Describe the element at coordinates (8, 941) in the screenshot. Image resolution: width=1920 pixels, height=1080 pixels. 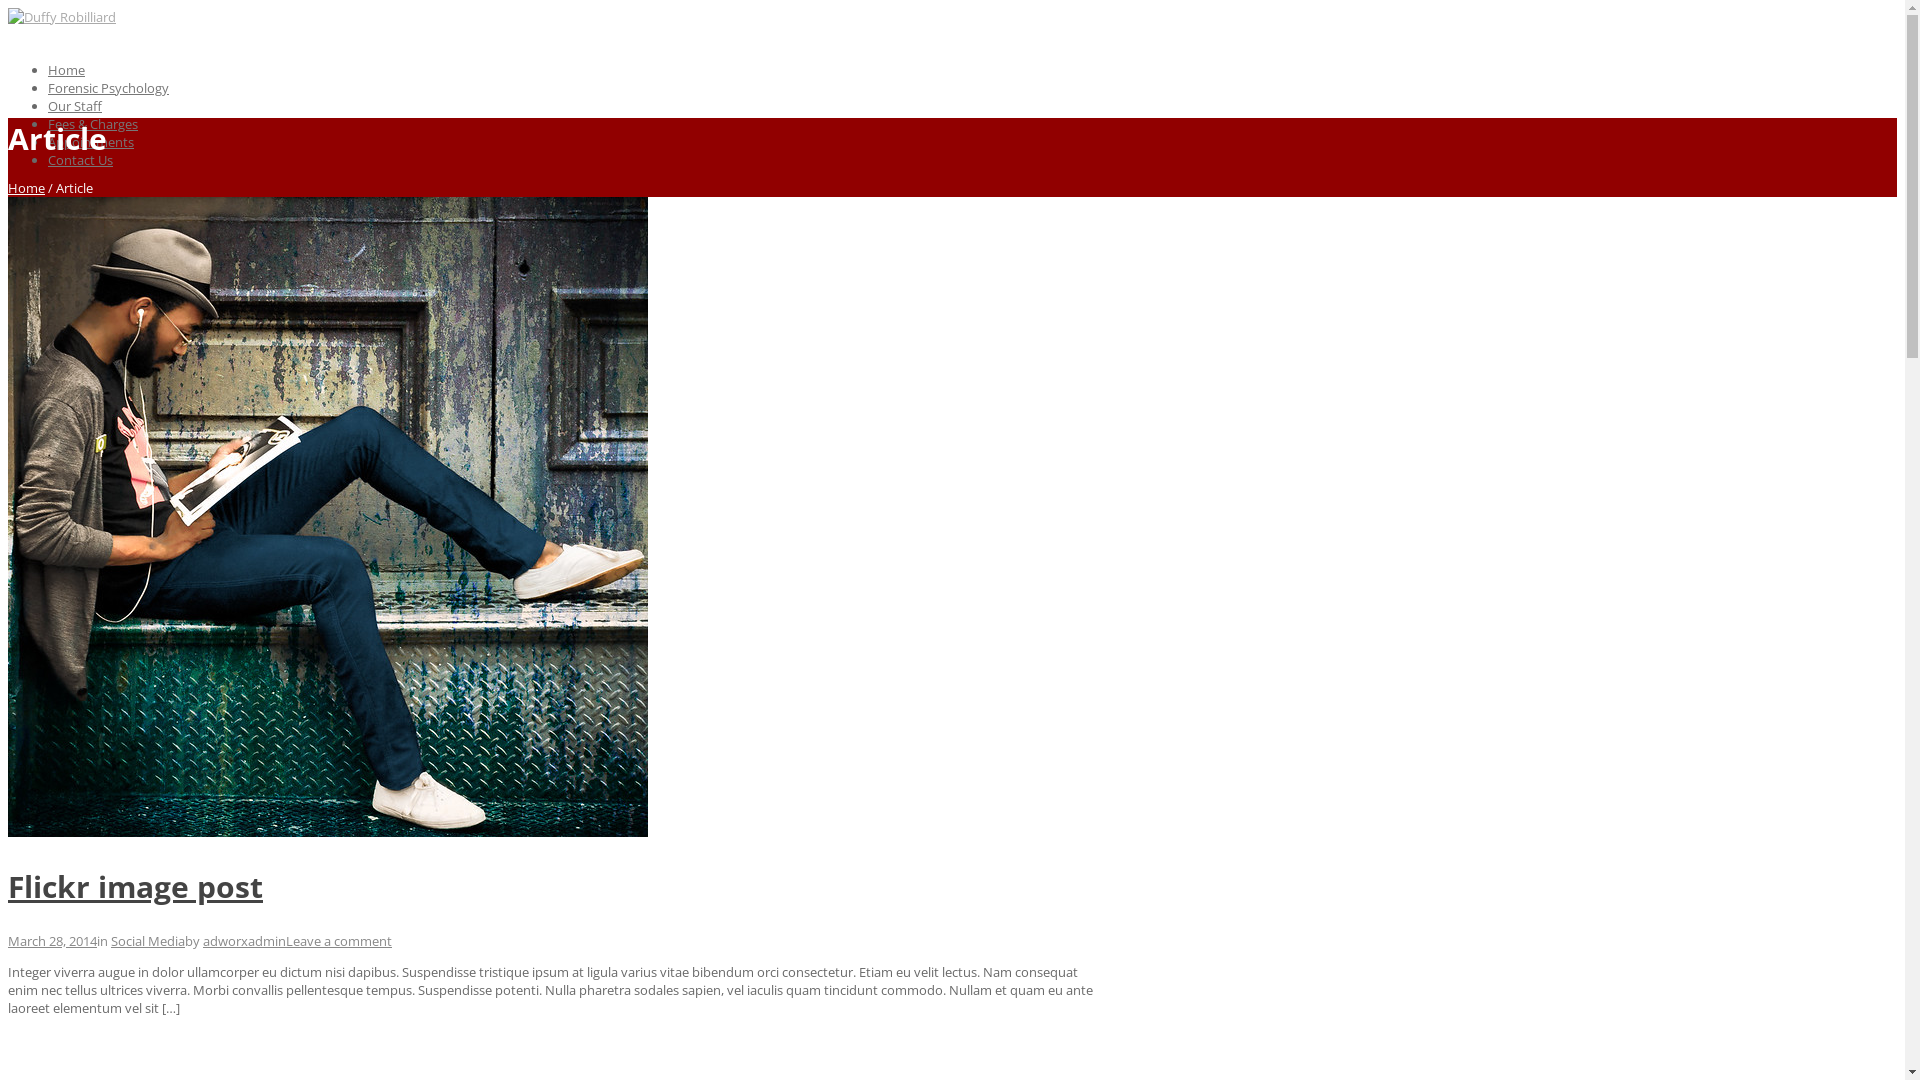
I see `'March 28, 2014'` at that location.